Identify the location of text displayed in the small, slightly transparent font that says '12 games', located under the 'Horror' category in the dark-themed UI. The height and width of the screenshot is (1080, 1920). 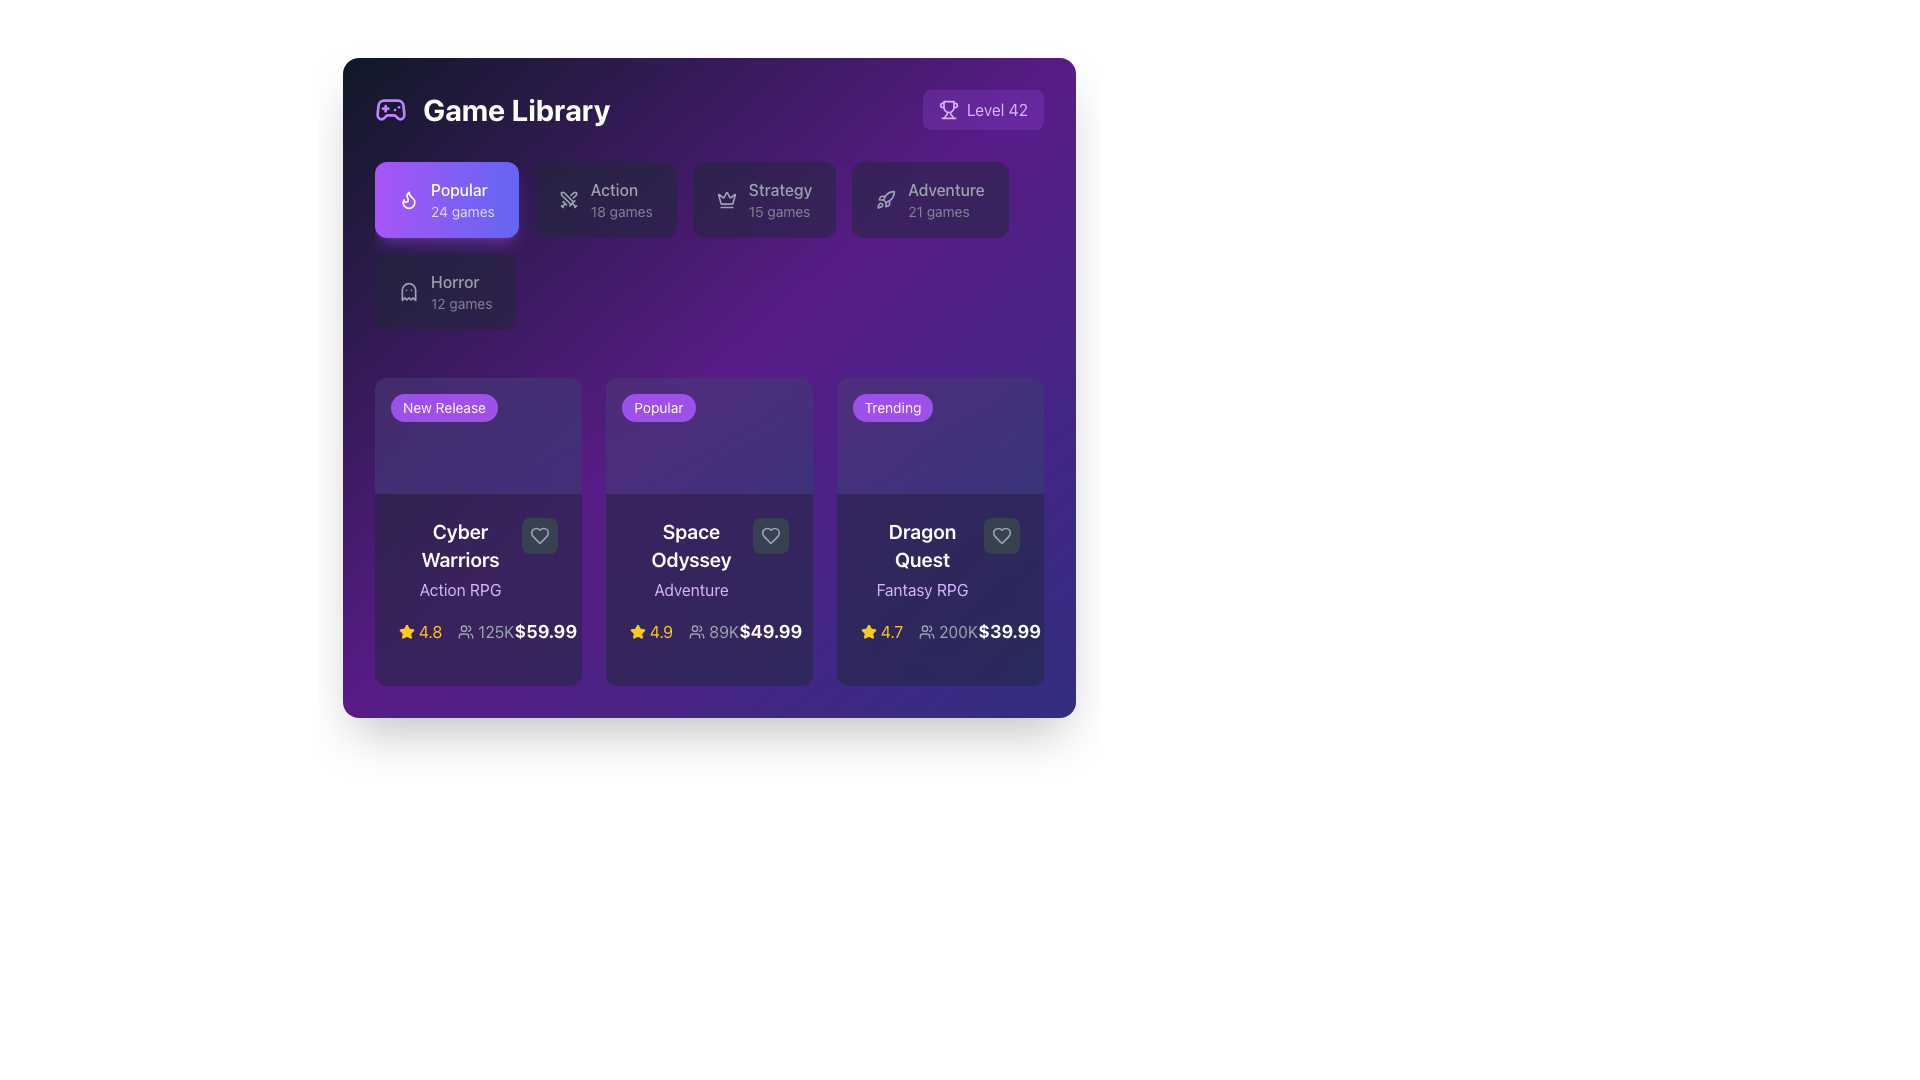
(460, 304).